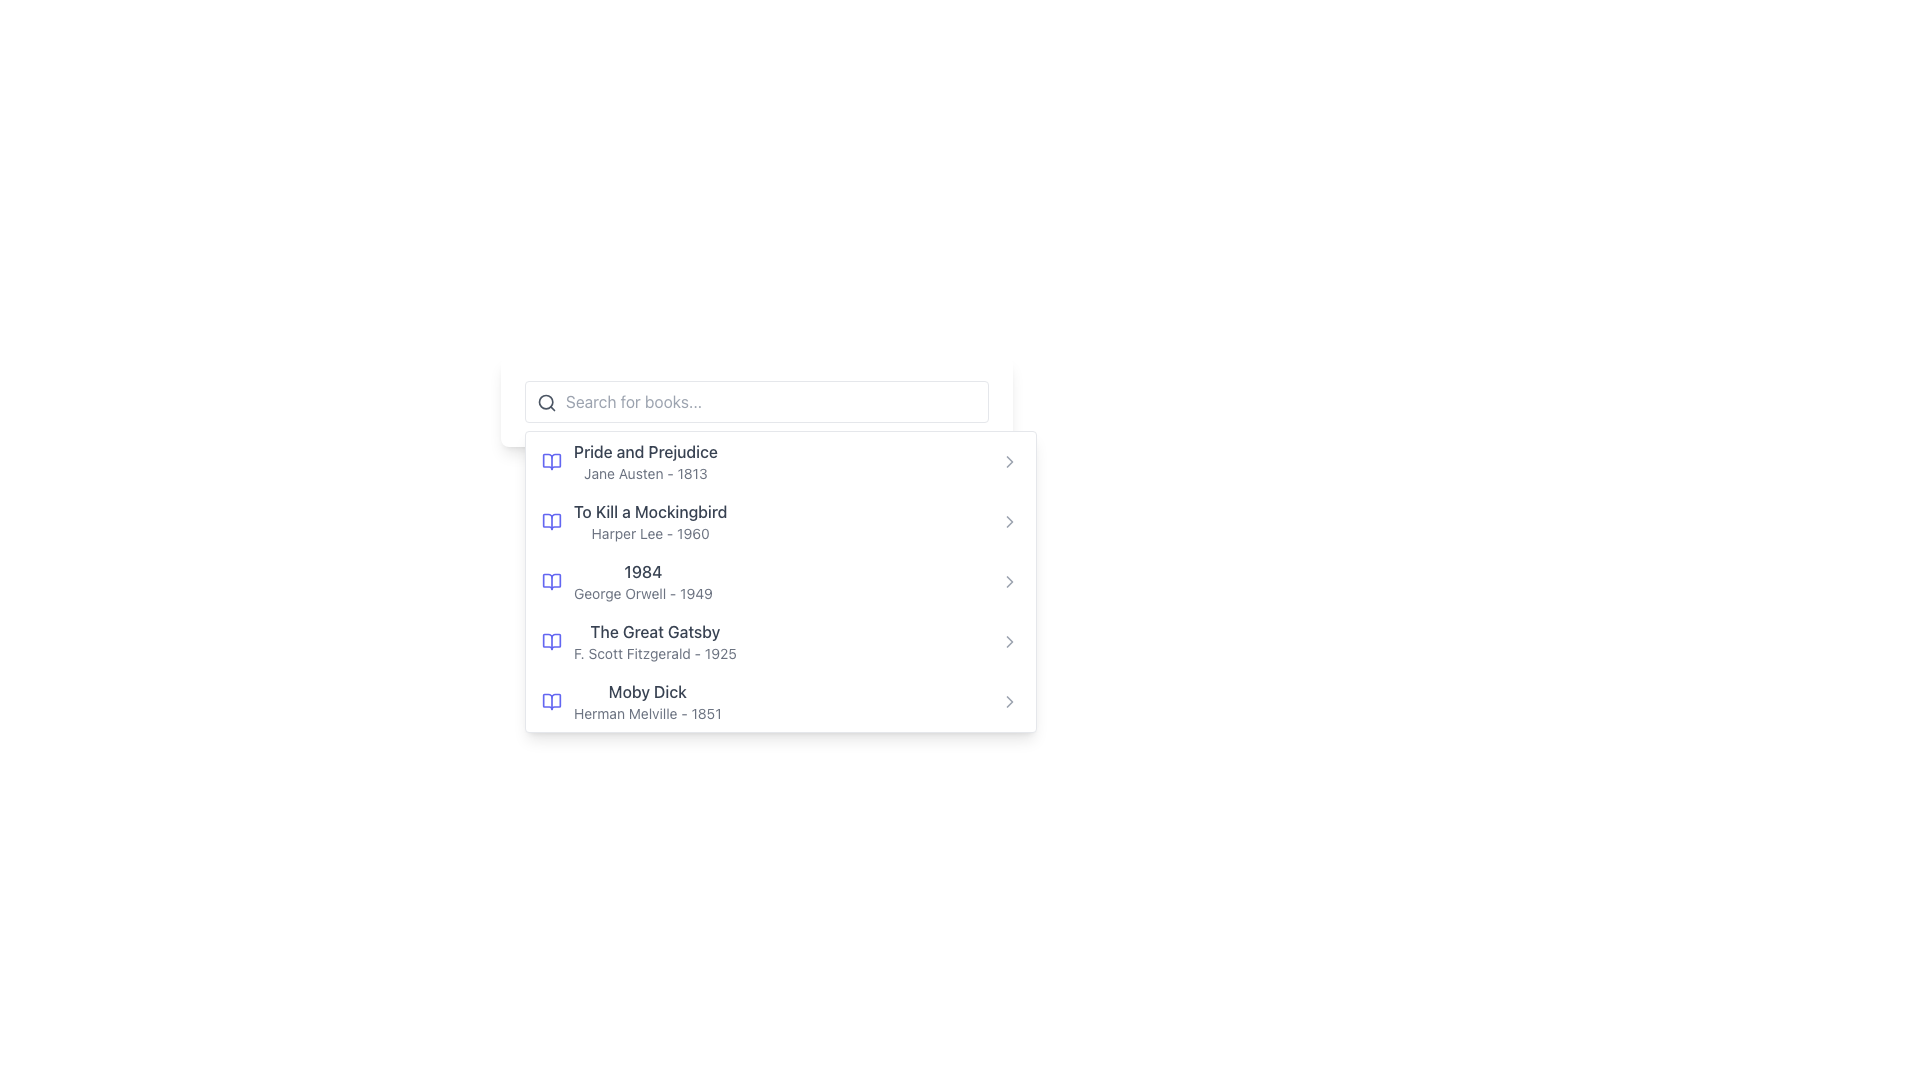 The image size is (1920, 1080). What do you see at coordinates (645, 462) in the screenshot?
I see `the selectable book entry located directly under the search bar and to the left of the blue book icon` at bounding box center [645, 462].